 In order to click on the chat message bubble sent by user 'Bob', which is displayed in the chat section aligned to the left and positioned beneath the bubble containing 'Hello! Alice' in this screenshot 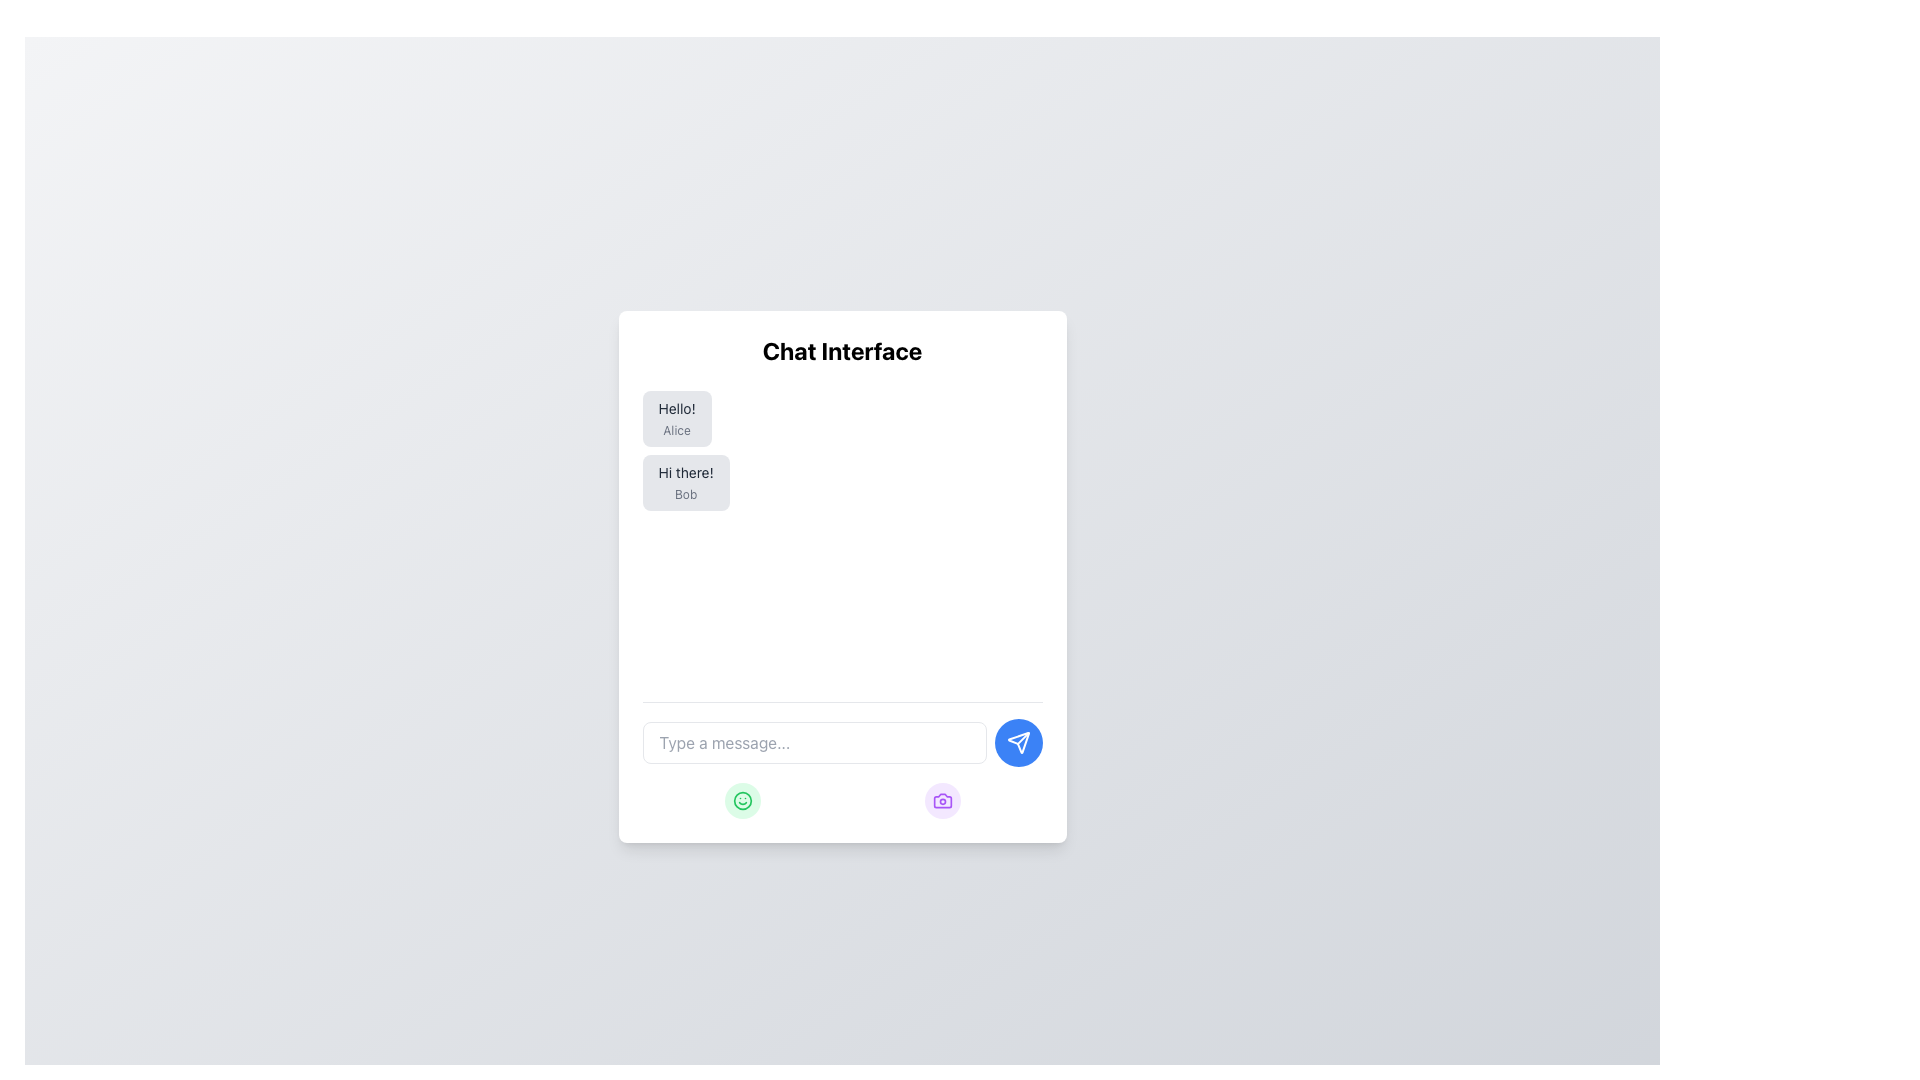, I will do `click(686, 482)`.